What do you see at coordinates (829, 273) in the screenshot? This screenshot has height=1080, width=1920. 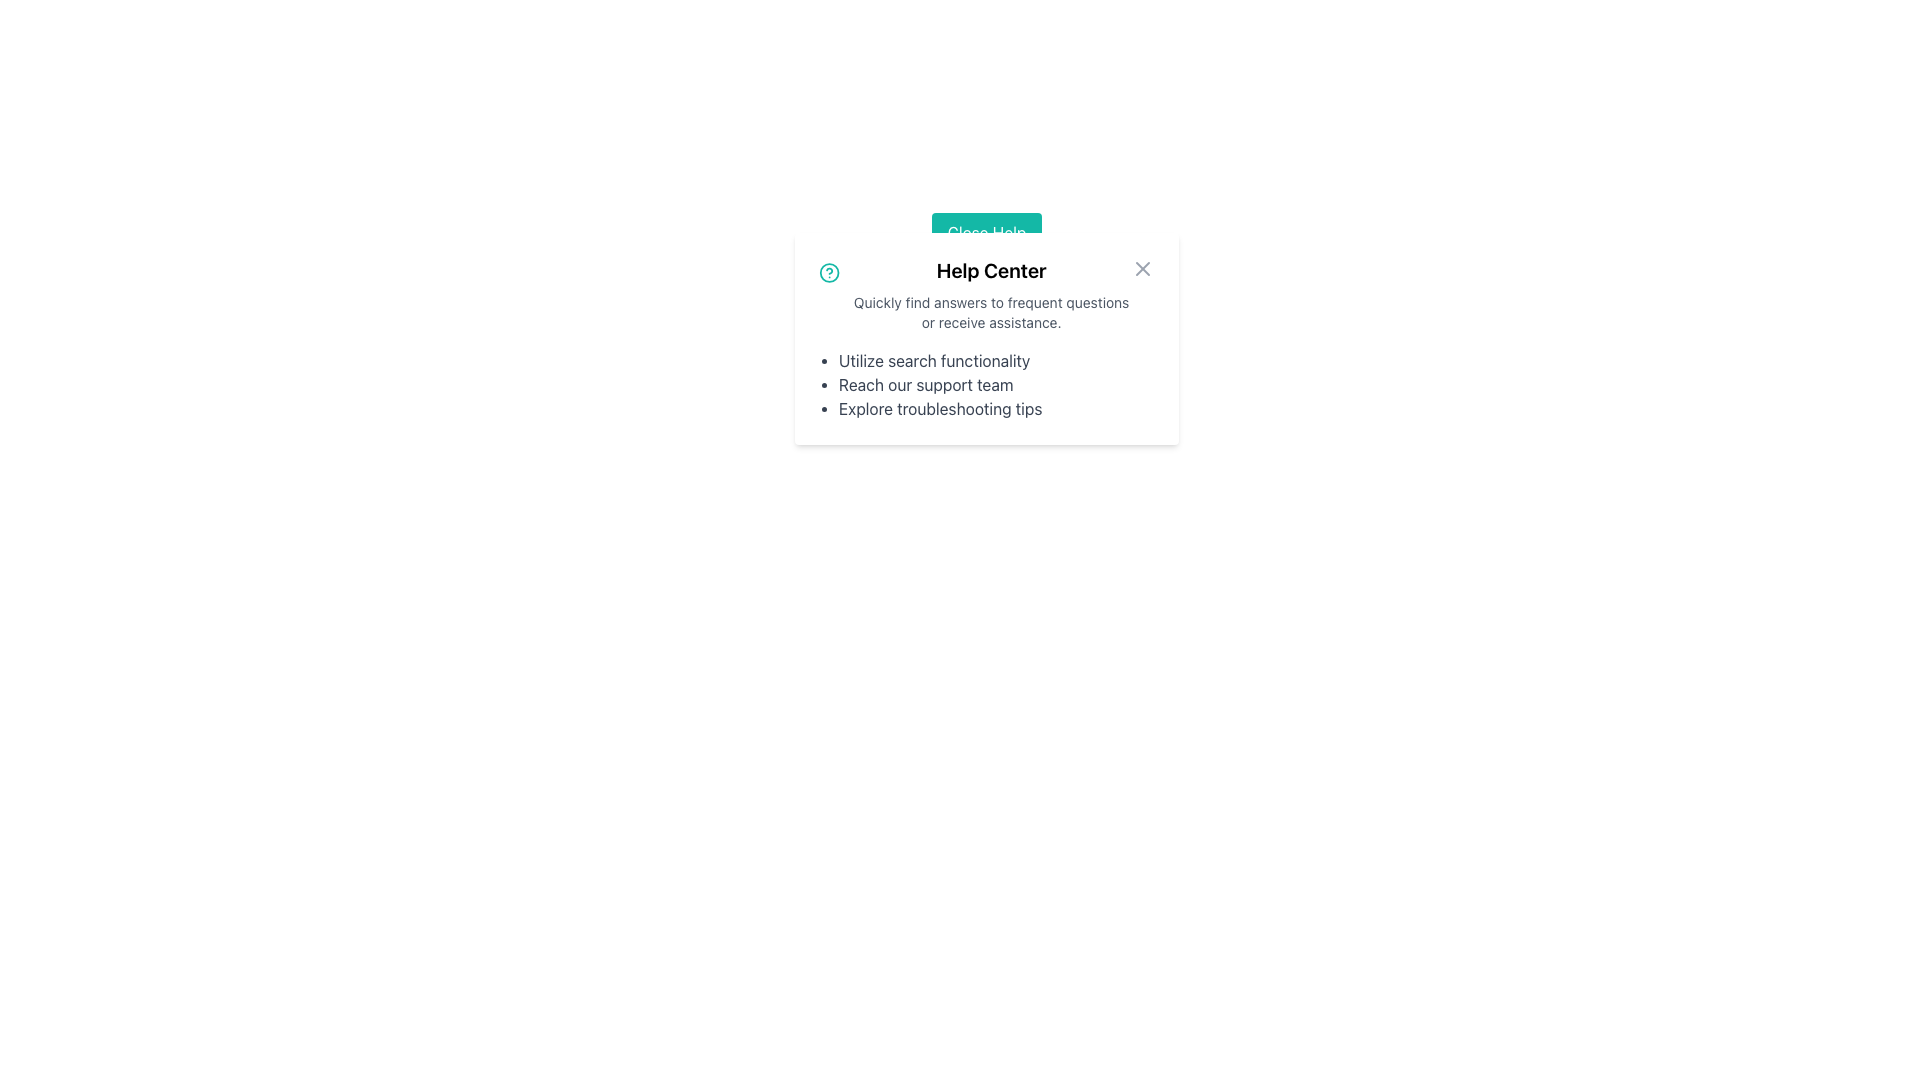 I see `the teal circular 'help' icon with a question mark symbol, located to the left of the 'Help Center' title` at bounding box center [829, 273].